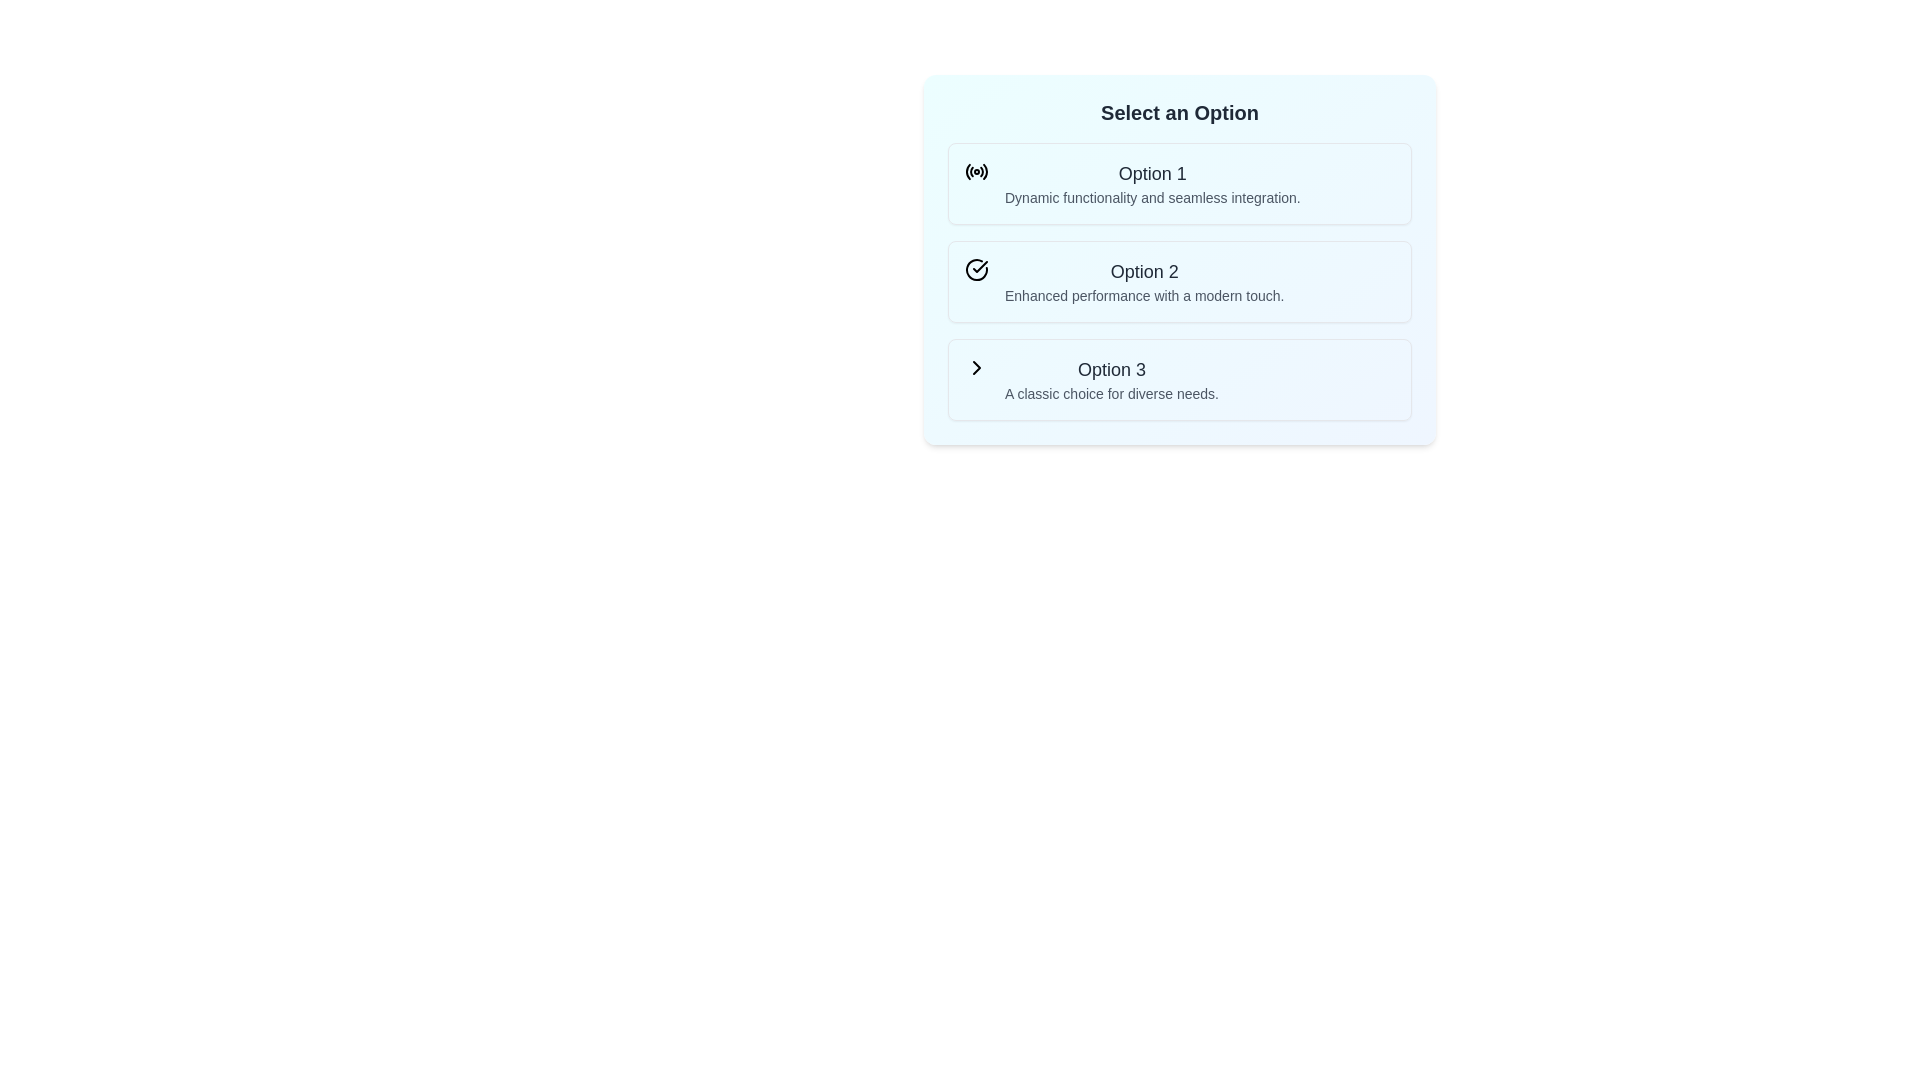 The height and width of the screenshot is (1080, 1920). I want to click on the icon that visually represents the selected state for 'Option 2', confirming the user's choice, so click(977, 270).